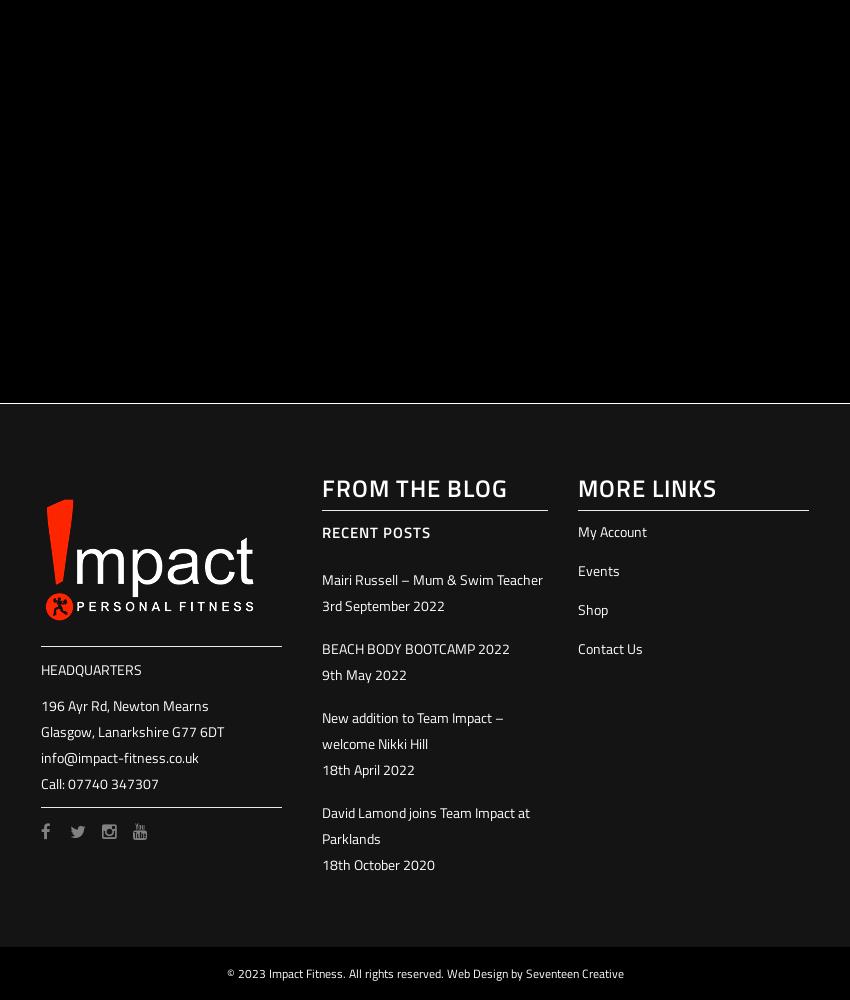 This screenshot has width=850, height=1000. Describe the element at coordinates (320, 532) in the screenshot. I see `'Recent Posts'` at that location.